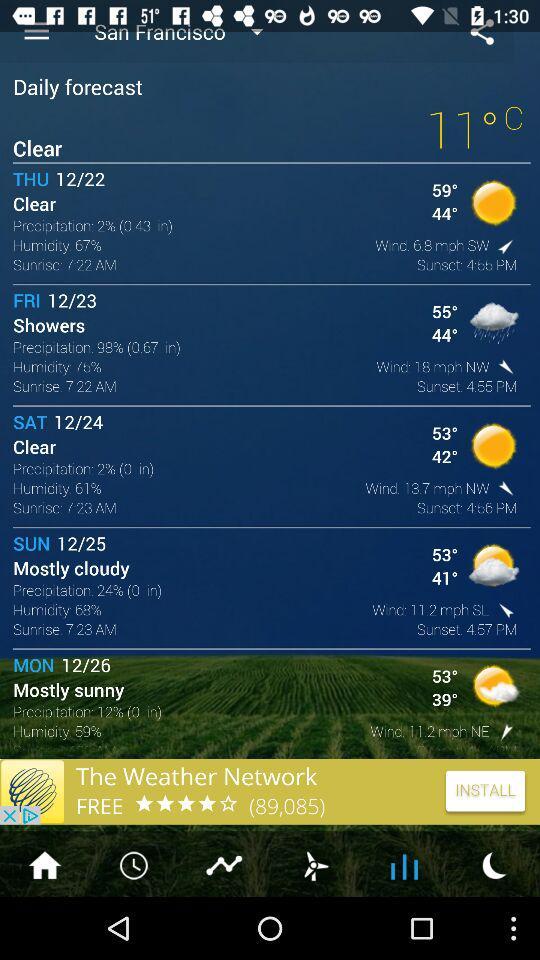 The height and width of the screenshot is (960, 540). What do you see at coordinates (314, 925) in the screenshot?
I see `the weather icon` at bounding box center [314, 925].